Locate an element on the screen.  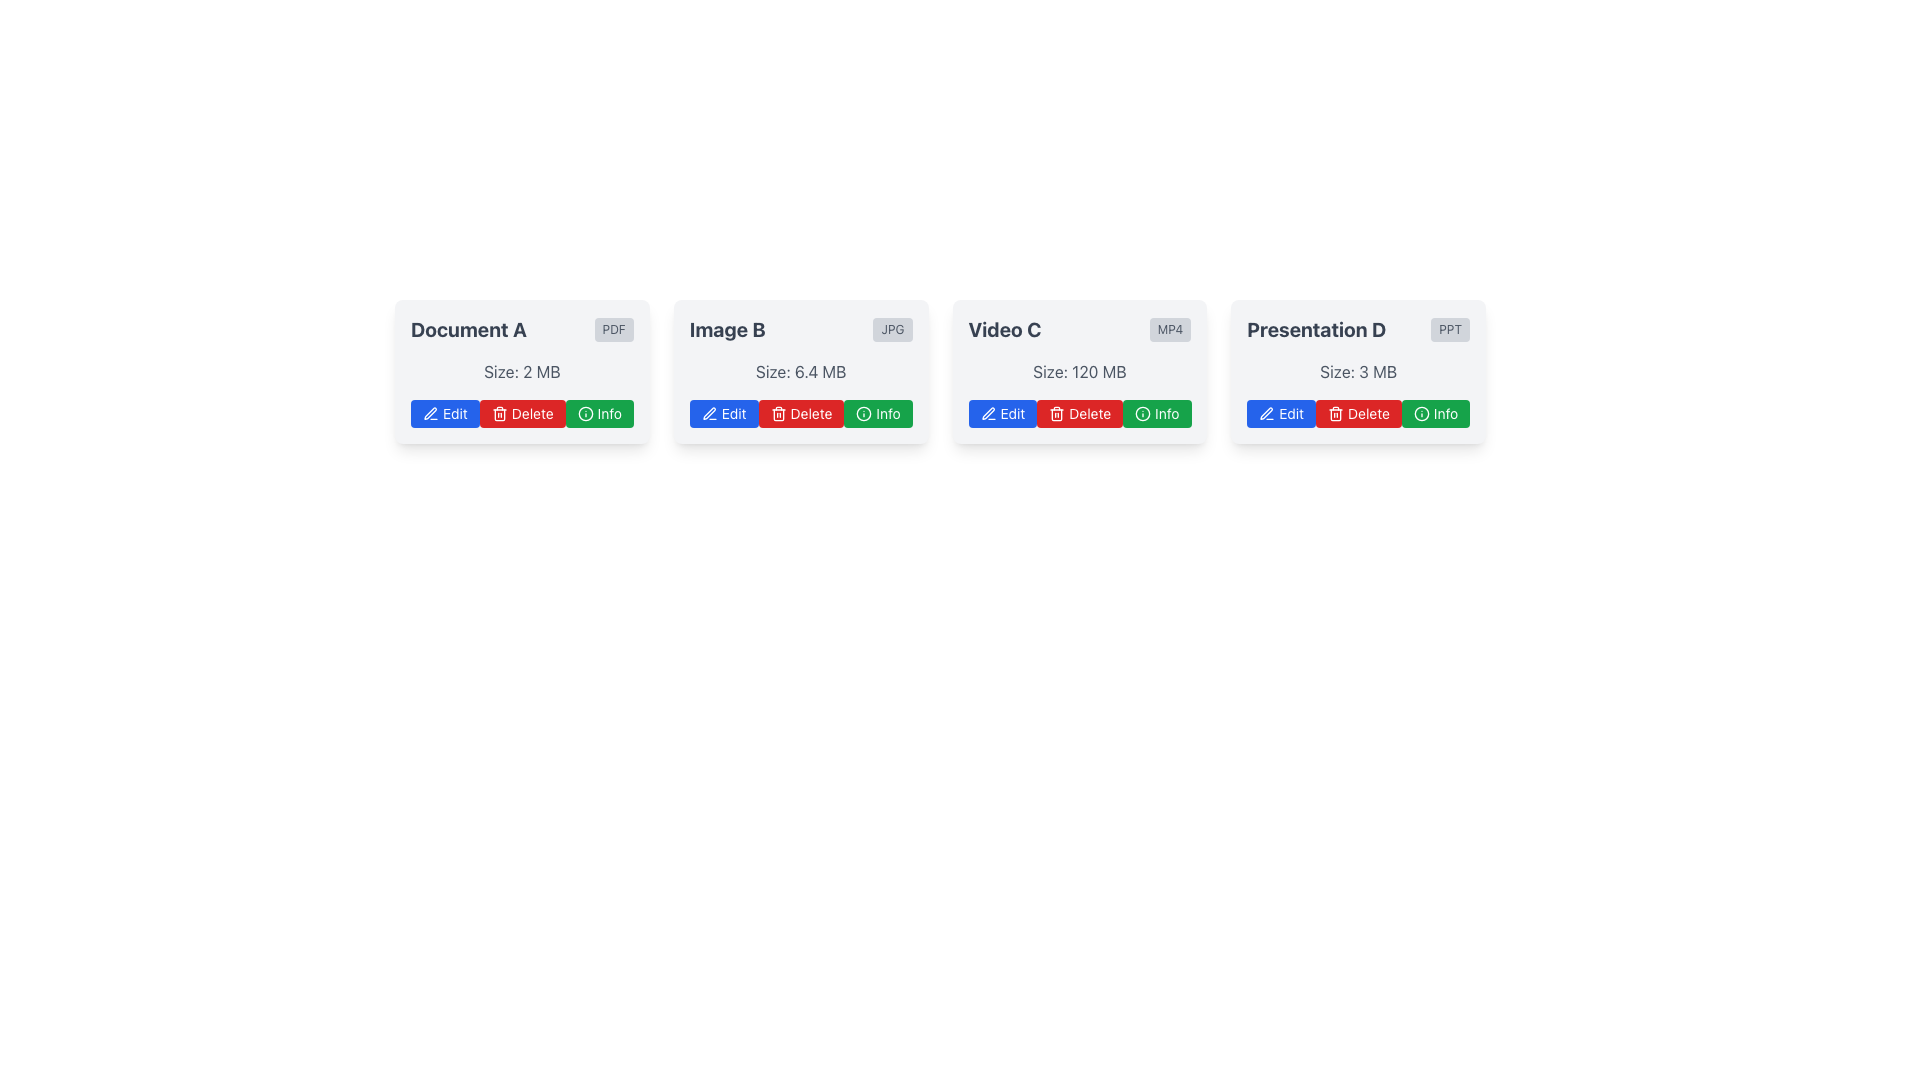
the blue 'Edit' button with rounded edges, labeled 'Edit' in white text, which is the first button in a horizontal set of three buttons at the bottom of the card labeled 'Document A' to activate hover styling is located at coordinates (444, 412).